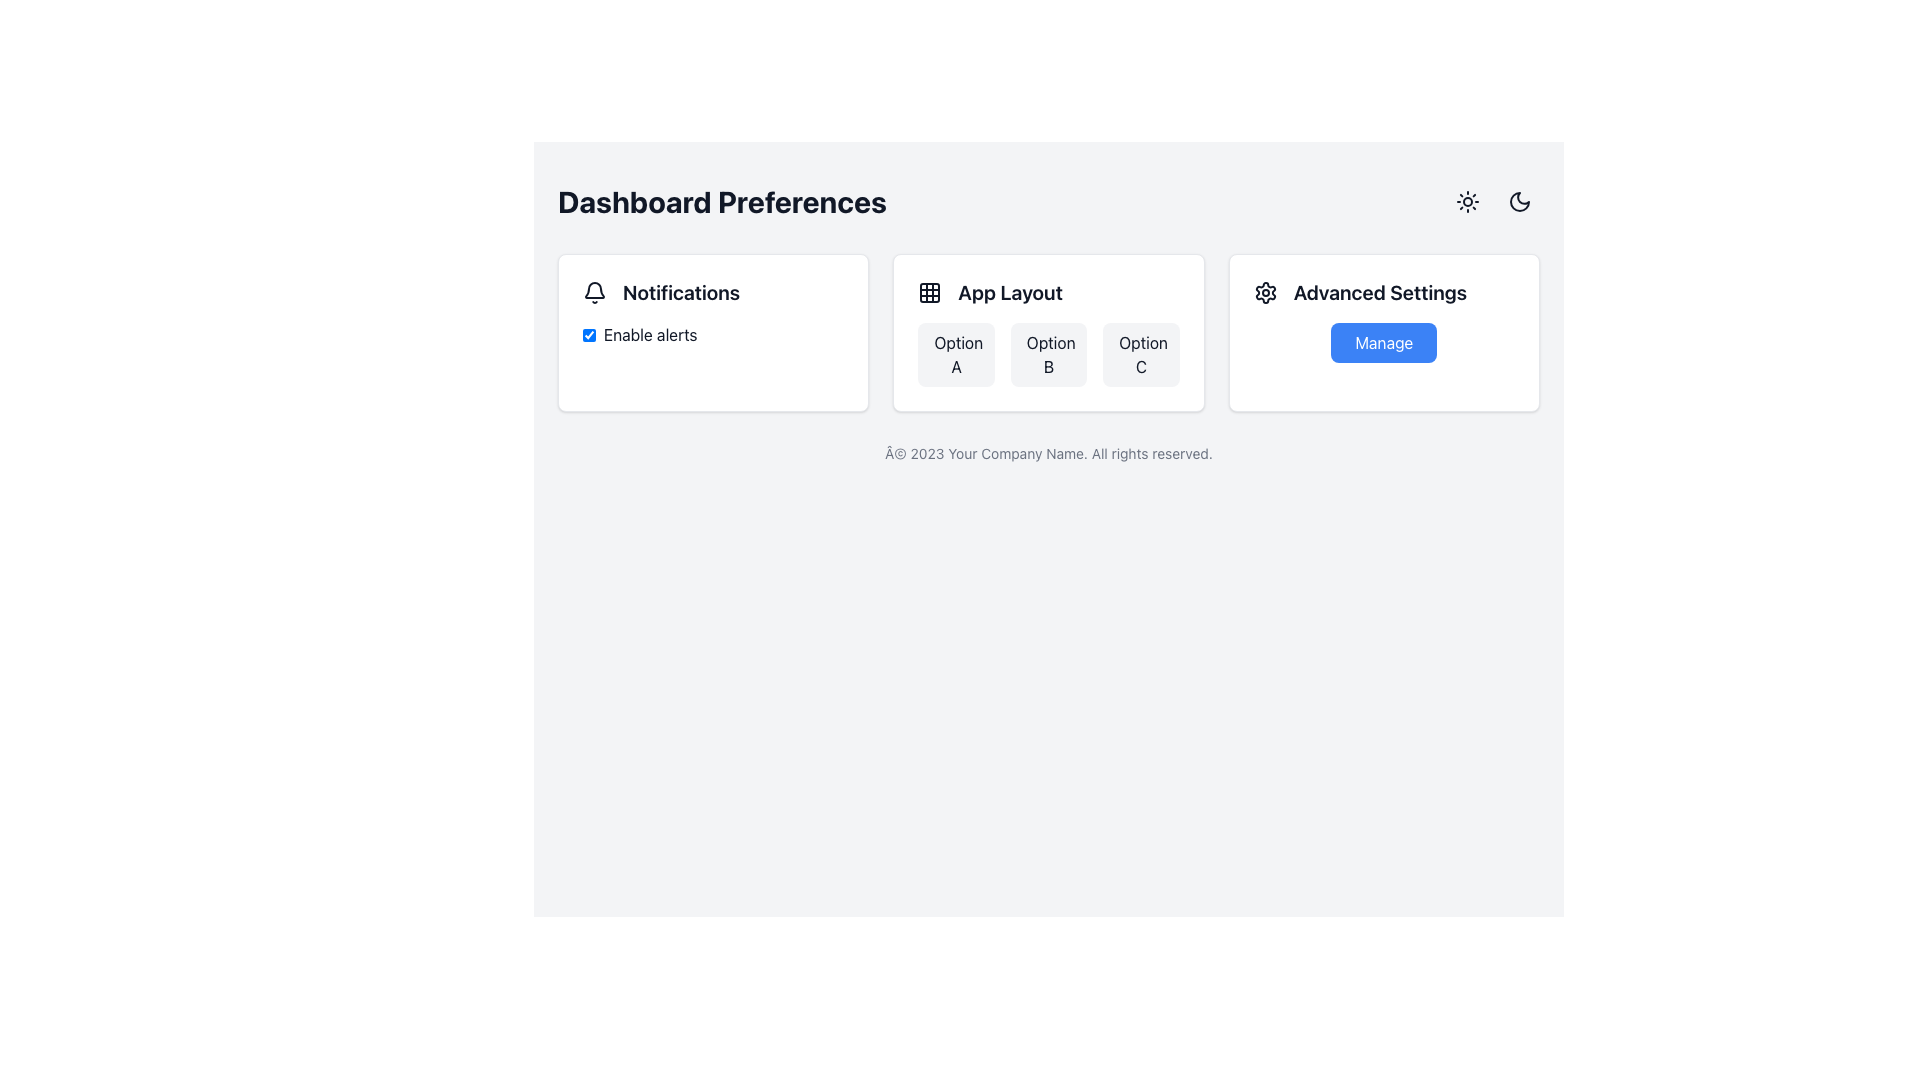 Image resolution: width=1920 pixels, height=1080 pixels. I want to click on the first button labeled 'Option A' with a light gray background, so click(955, 353).